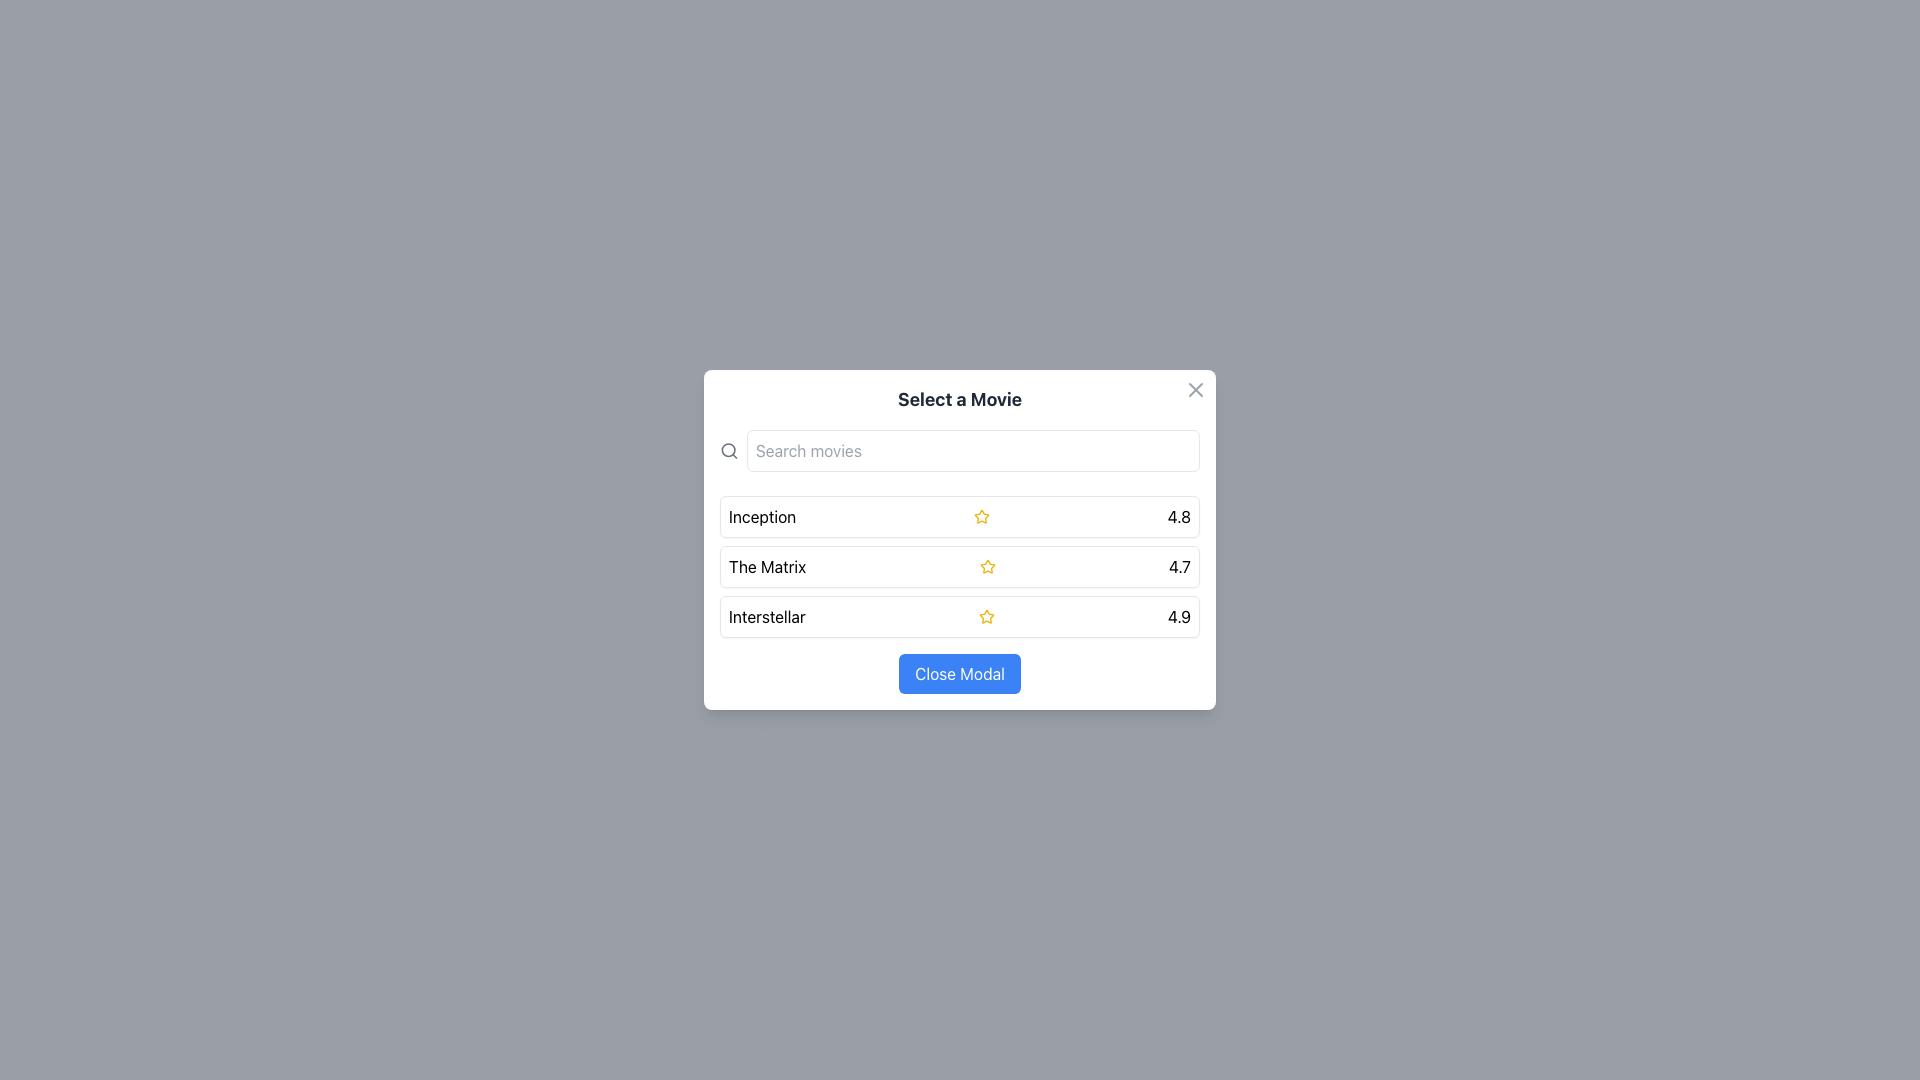 This screenshot has width=1920, height=1080. What do you see at coordinates (1179, 616) in the screenshot?
I see `the text label displaying '4.9' in bold, located on the far-right side of the 'Interstellar' row to trigger tooltips` at bounding box center [1179, 616].